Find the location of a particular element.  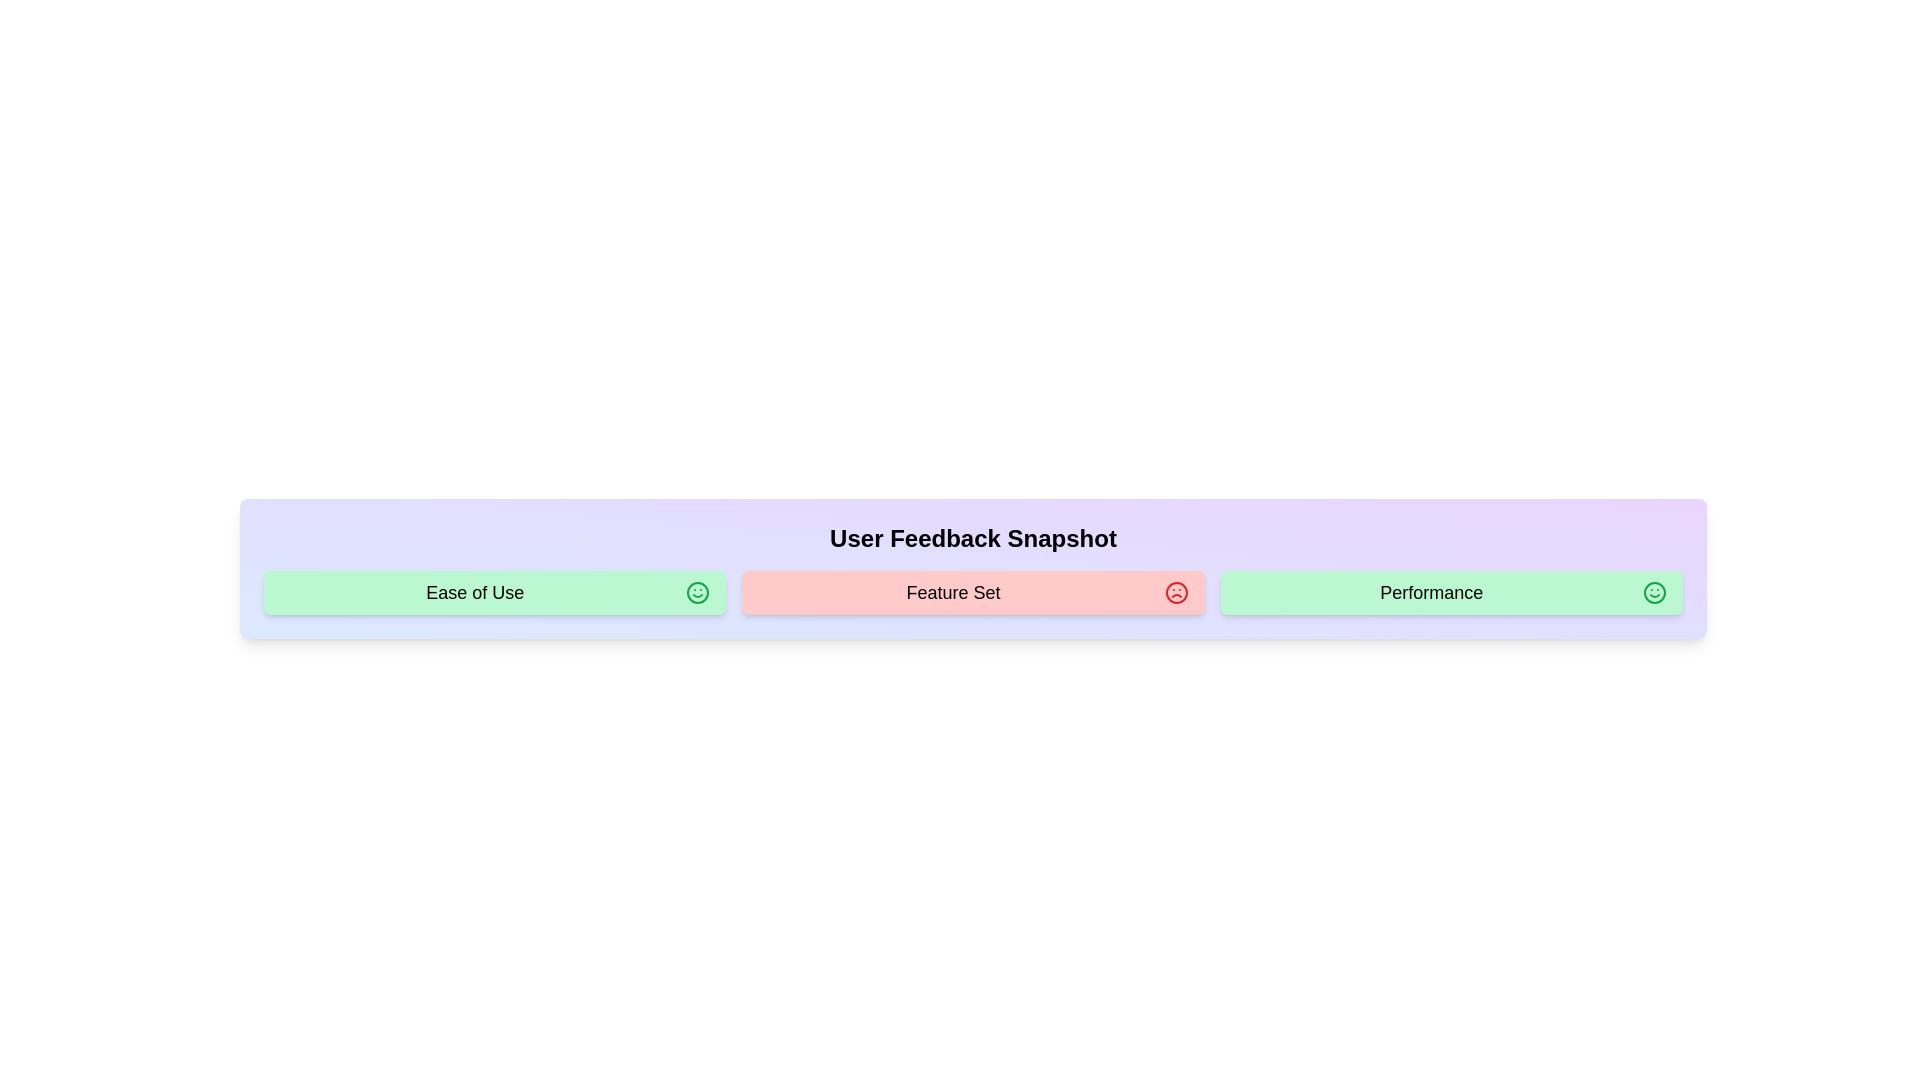

the text of the feedback item labeled Feature Set is located at coordinates (973, 592).